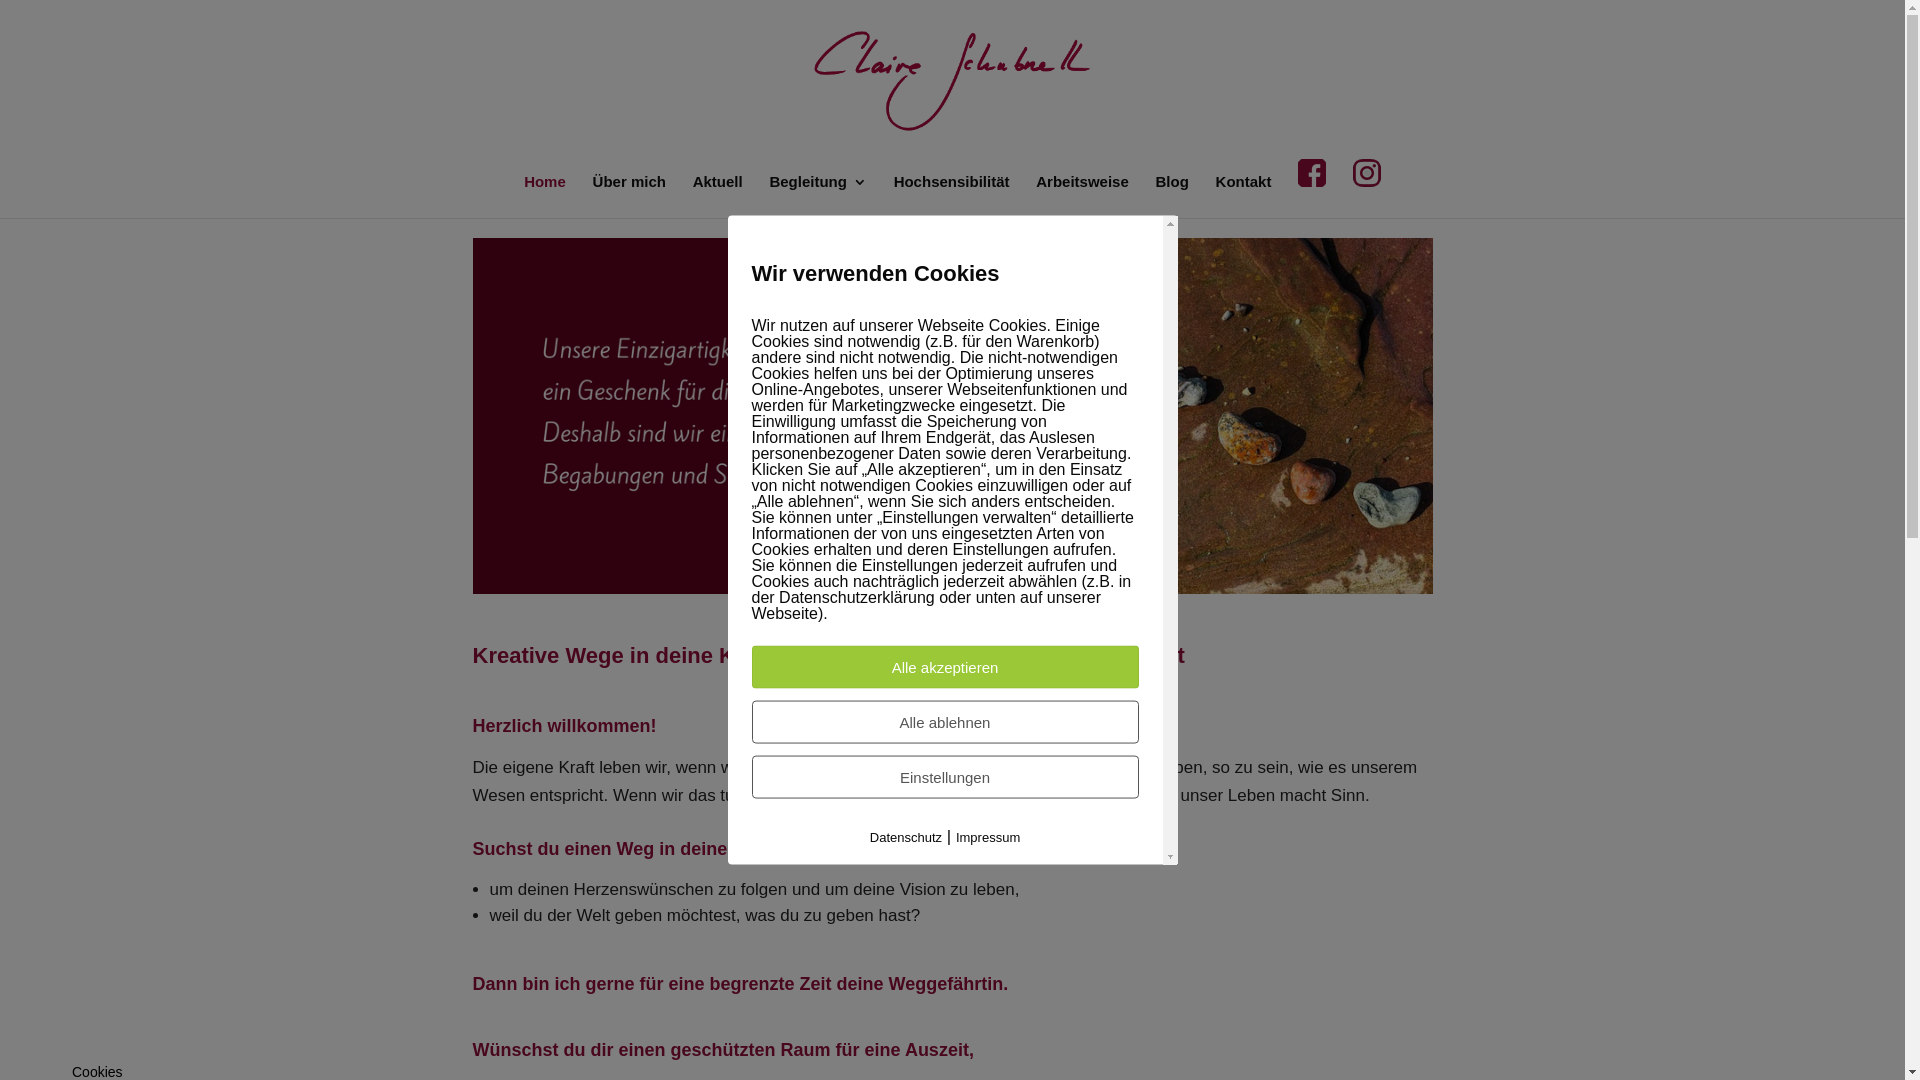 Image resolution: width=1920 pixels, height=1080 pixels. What do you see at coordinates (545, 196) in the screenshot?
I see `'Home'` at bounding box center [545, 196].